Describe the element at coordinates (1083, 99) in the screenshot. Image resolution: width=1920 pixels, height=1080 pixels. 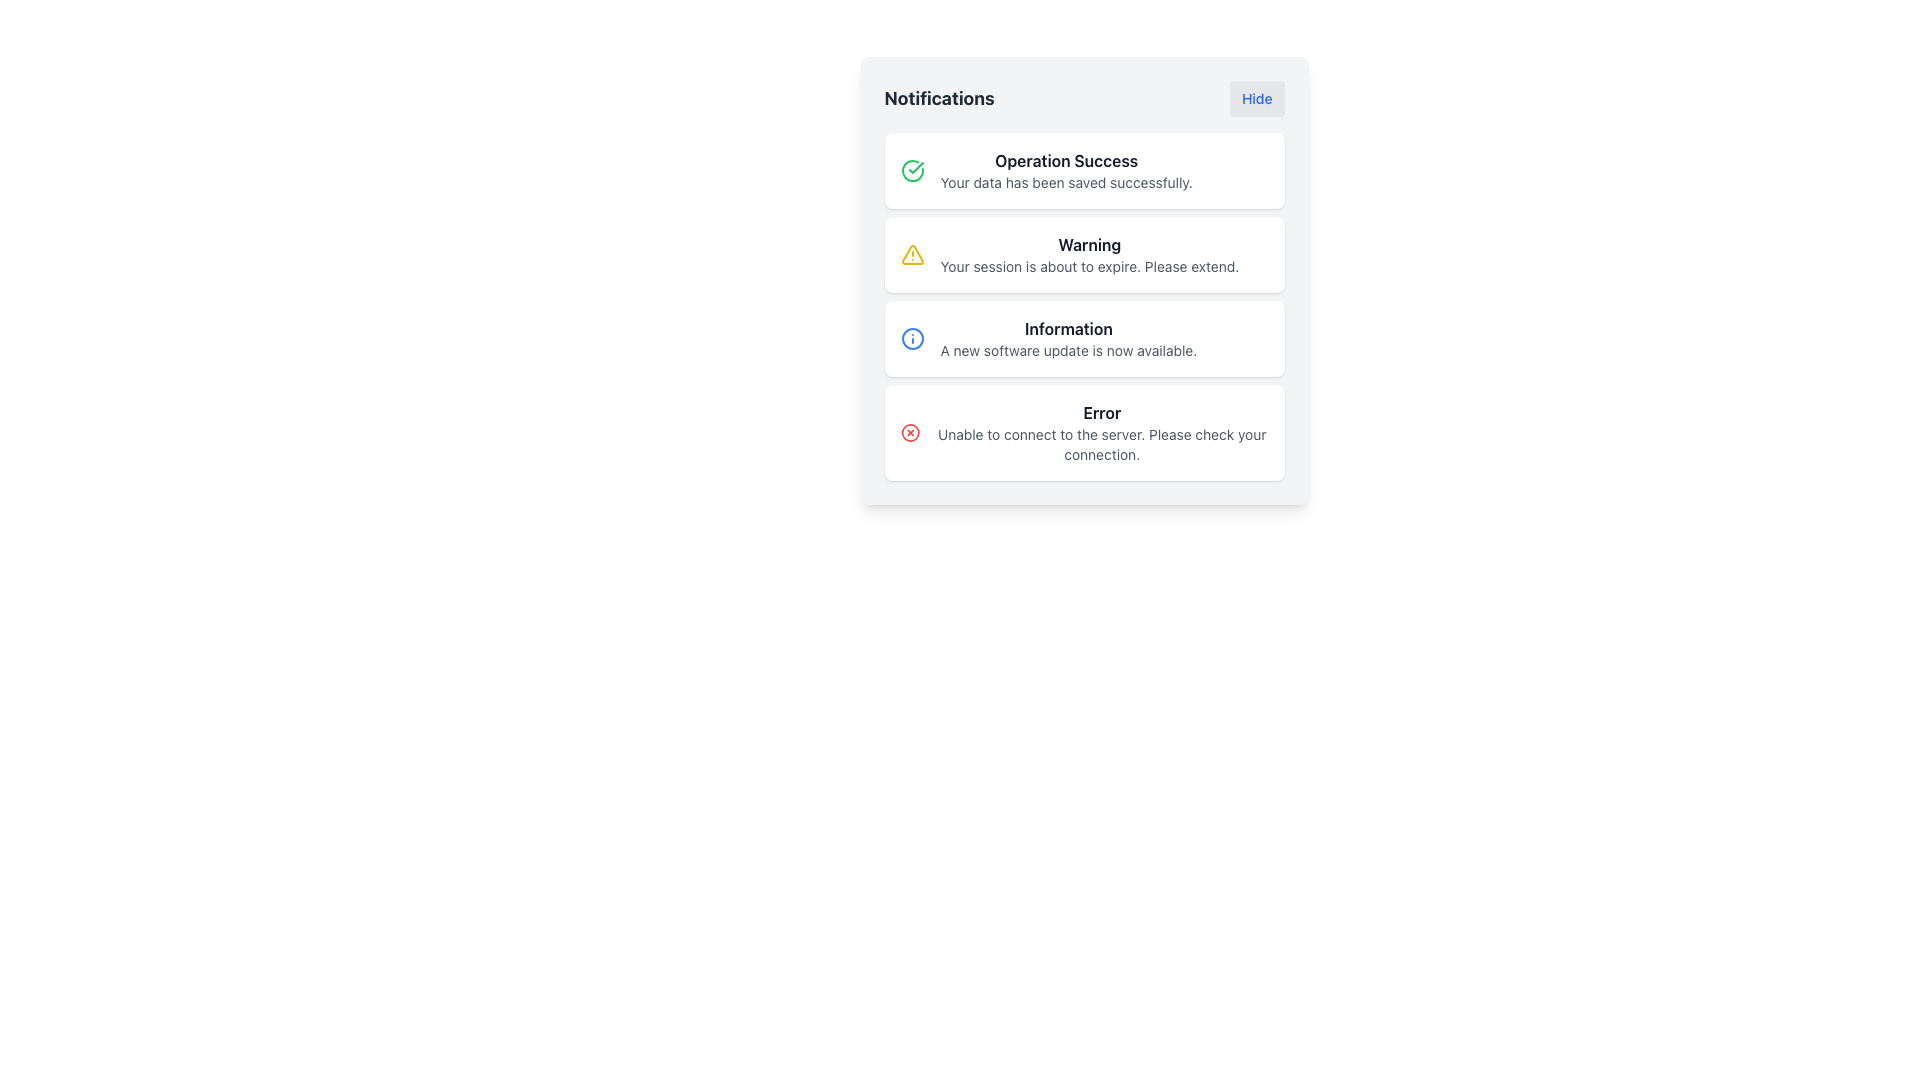
I see `the 'Hide' button, which is styled with a blue font and a light gray background` at that location.